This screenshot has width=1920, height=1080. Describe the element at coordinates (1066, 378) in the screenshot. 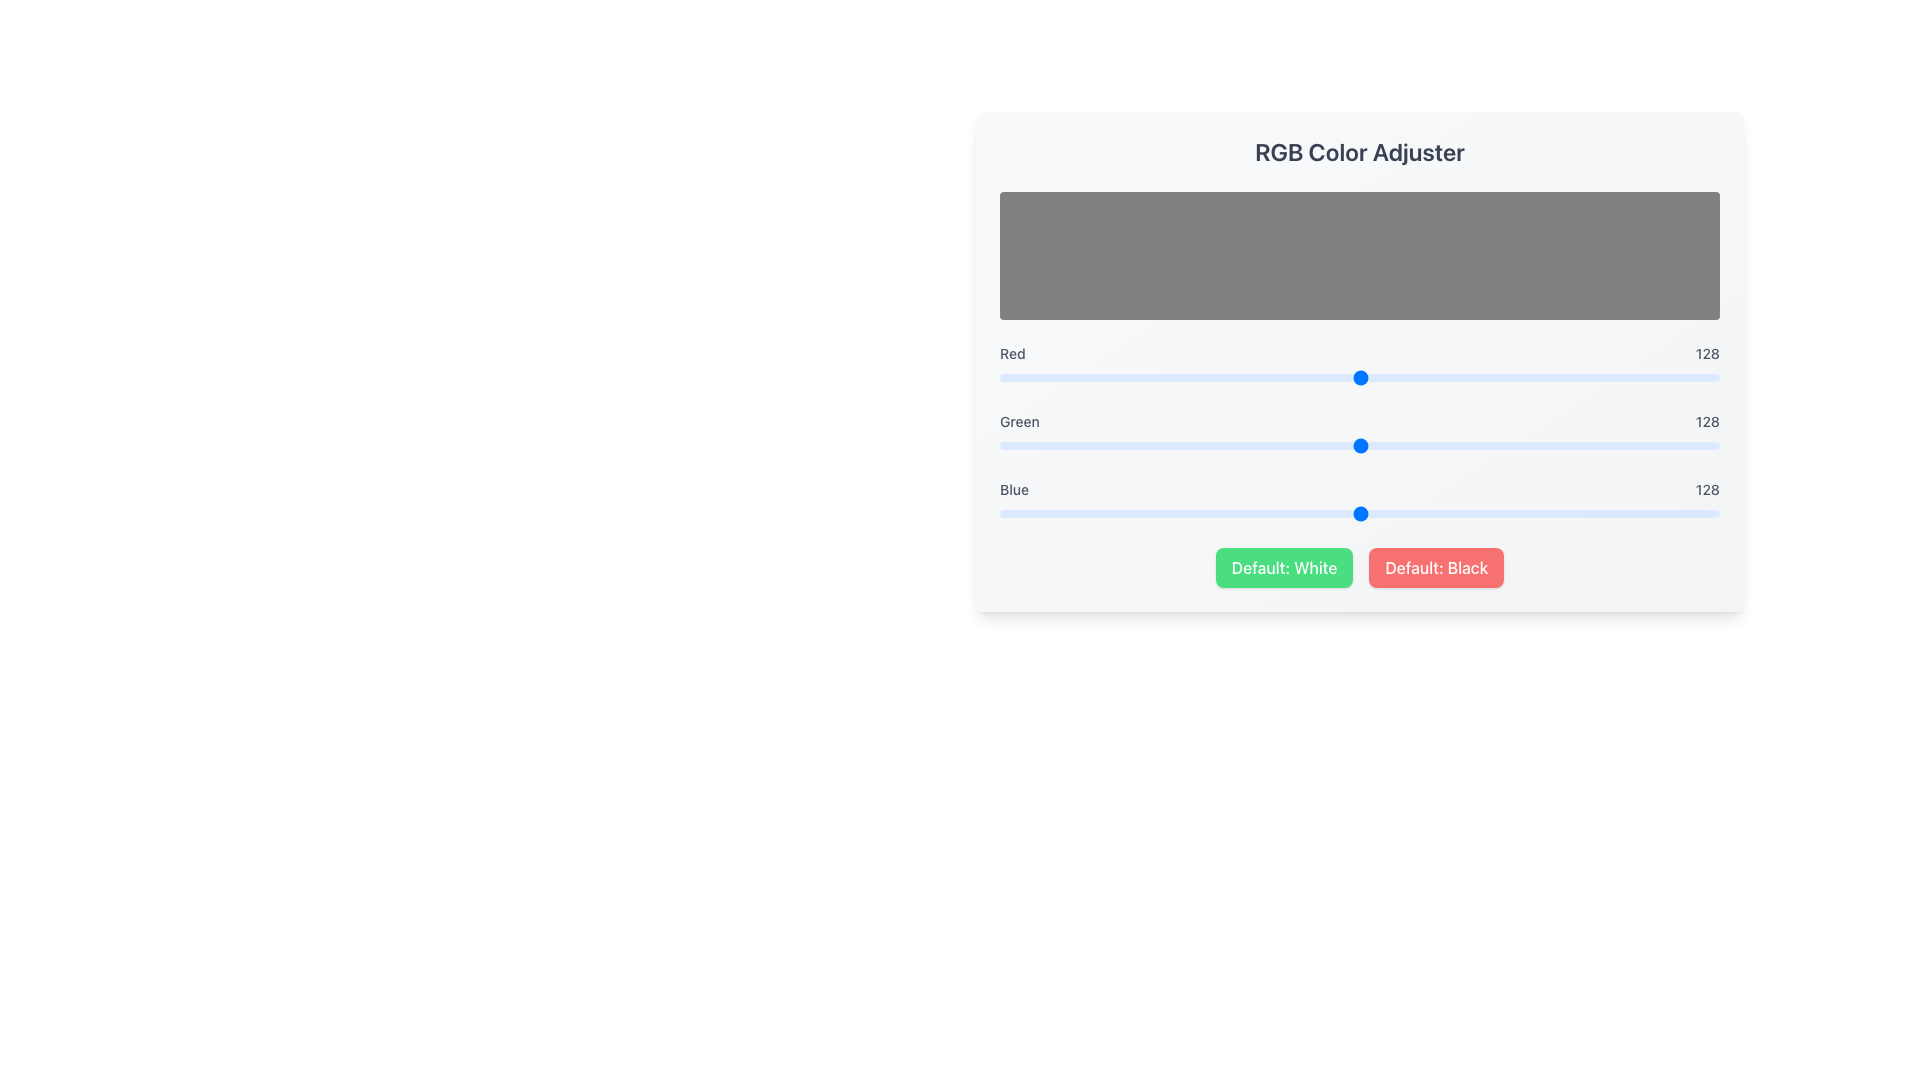

I see `the Red value` at that location.